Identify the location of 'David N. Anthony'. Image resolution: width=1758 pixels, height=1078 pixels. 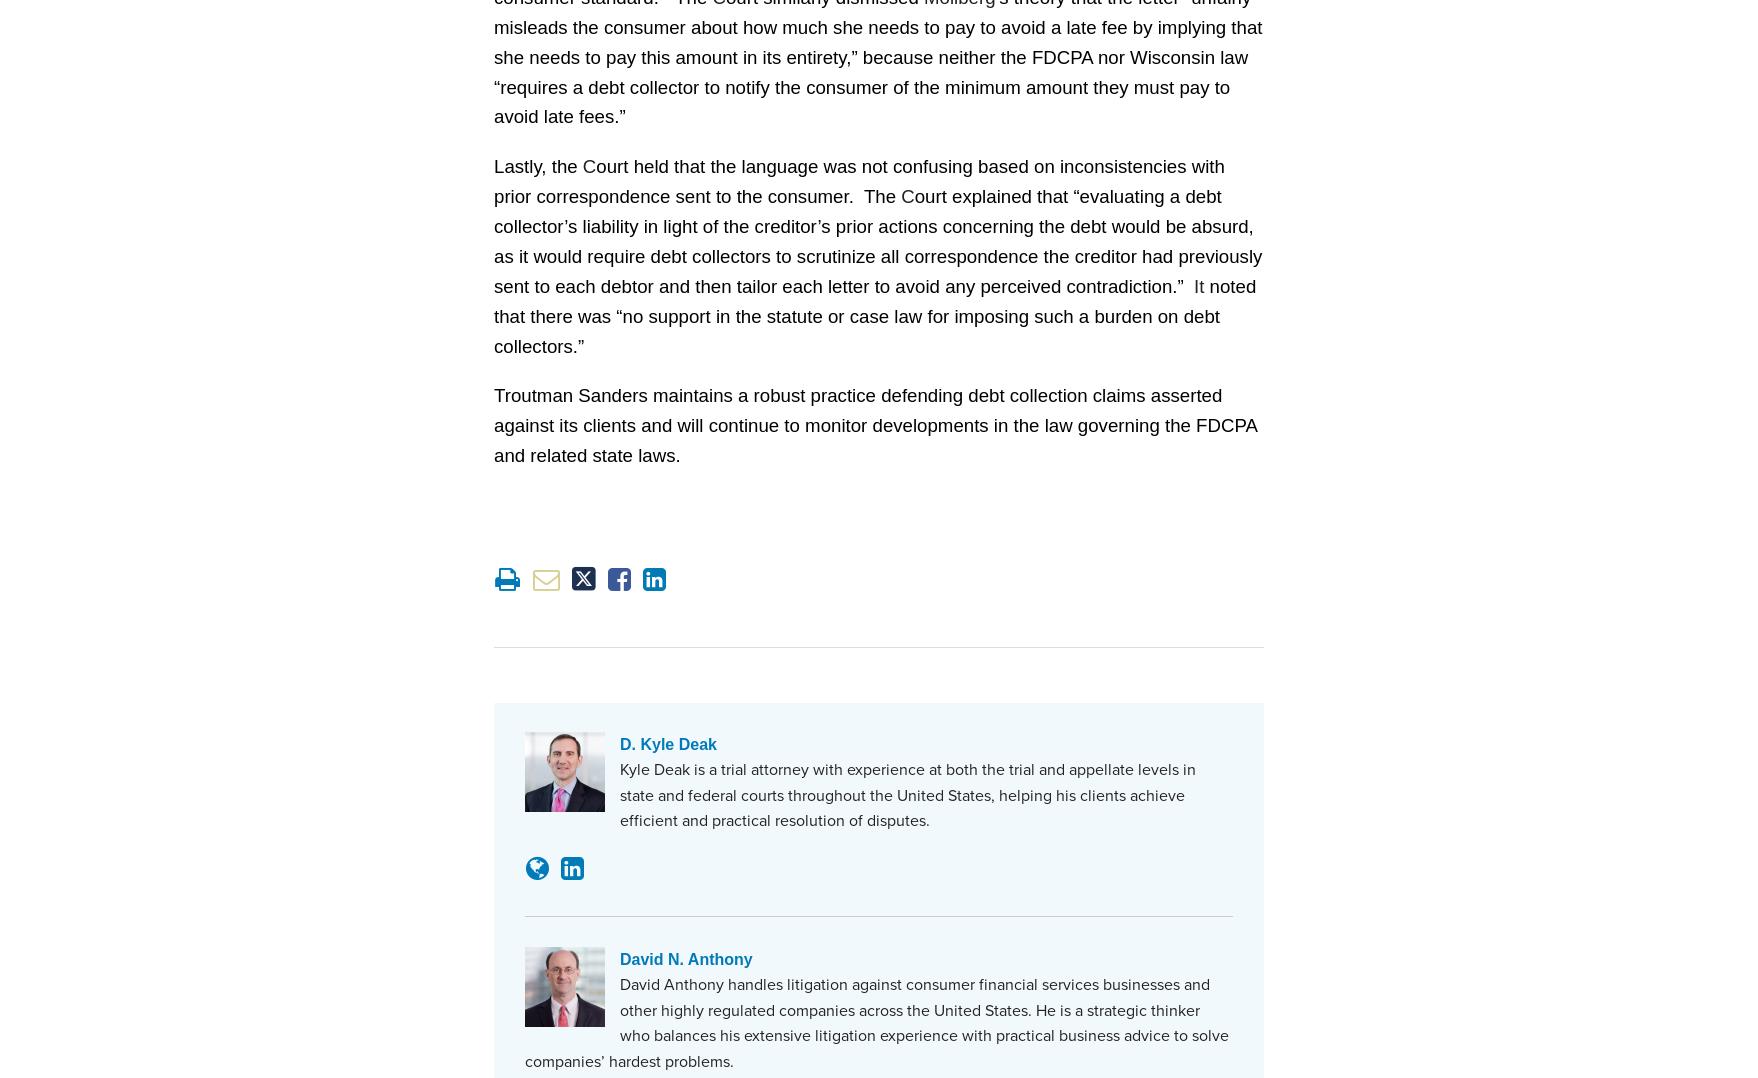
(682, 957).